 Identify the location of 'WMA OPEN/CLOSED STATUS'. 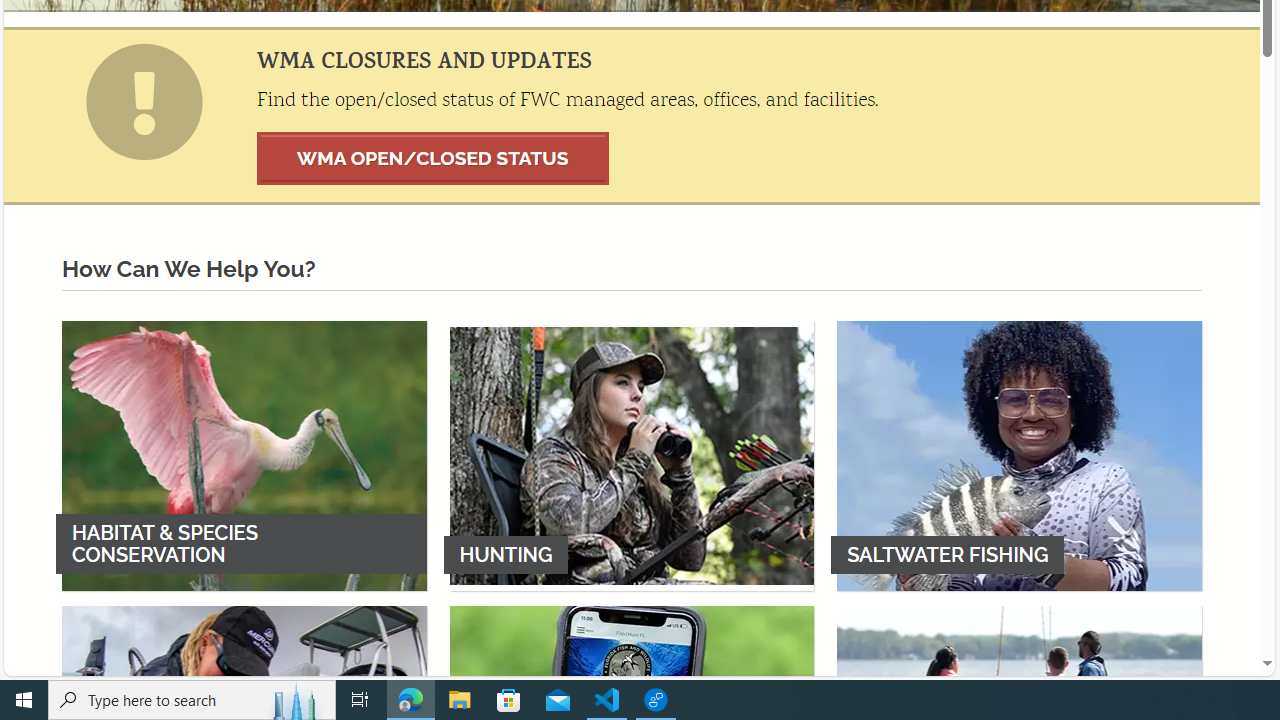
(432, 157).